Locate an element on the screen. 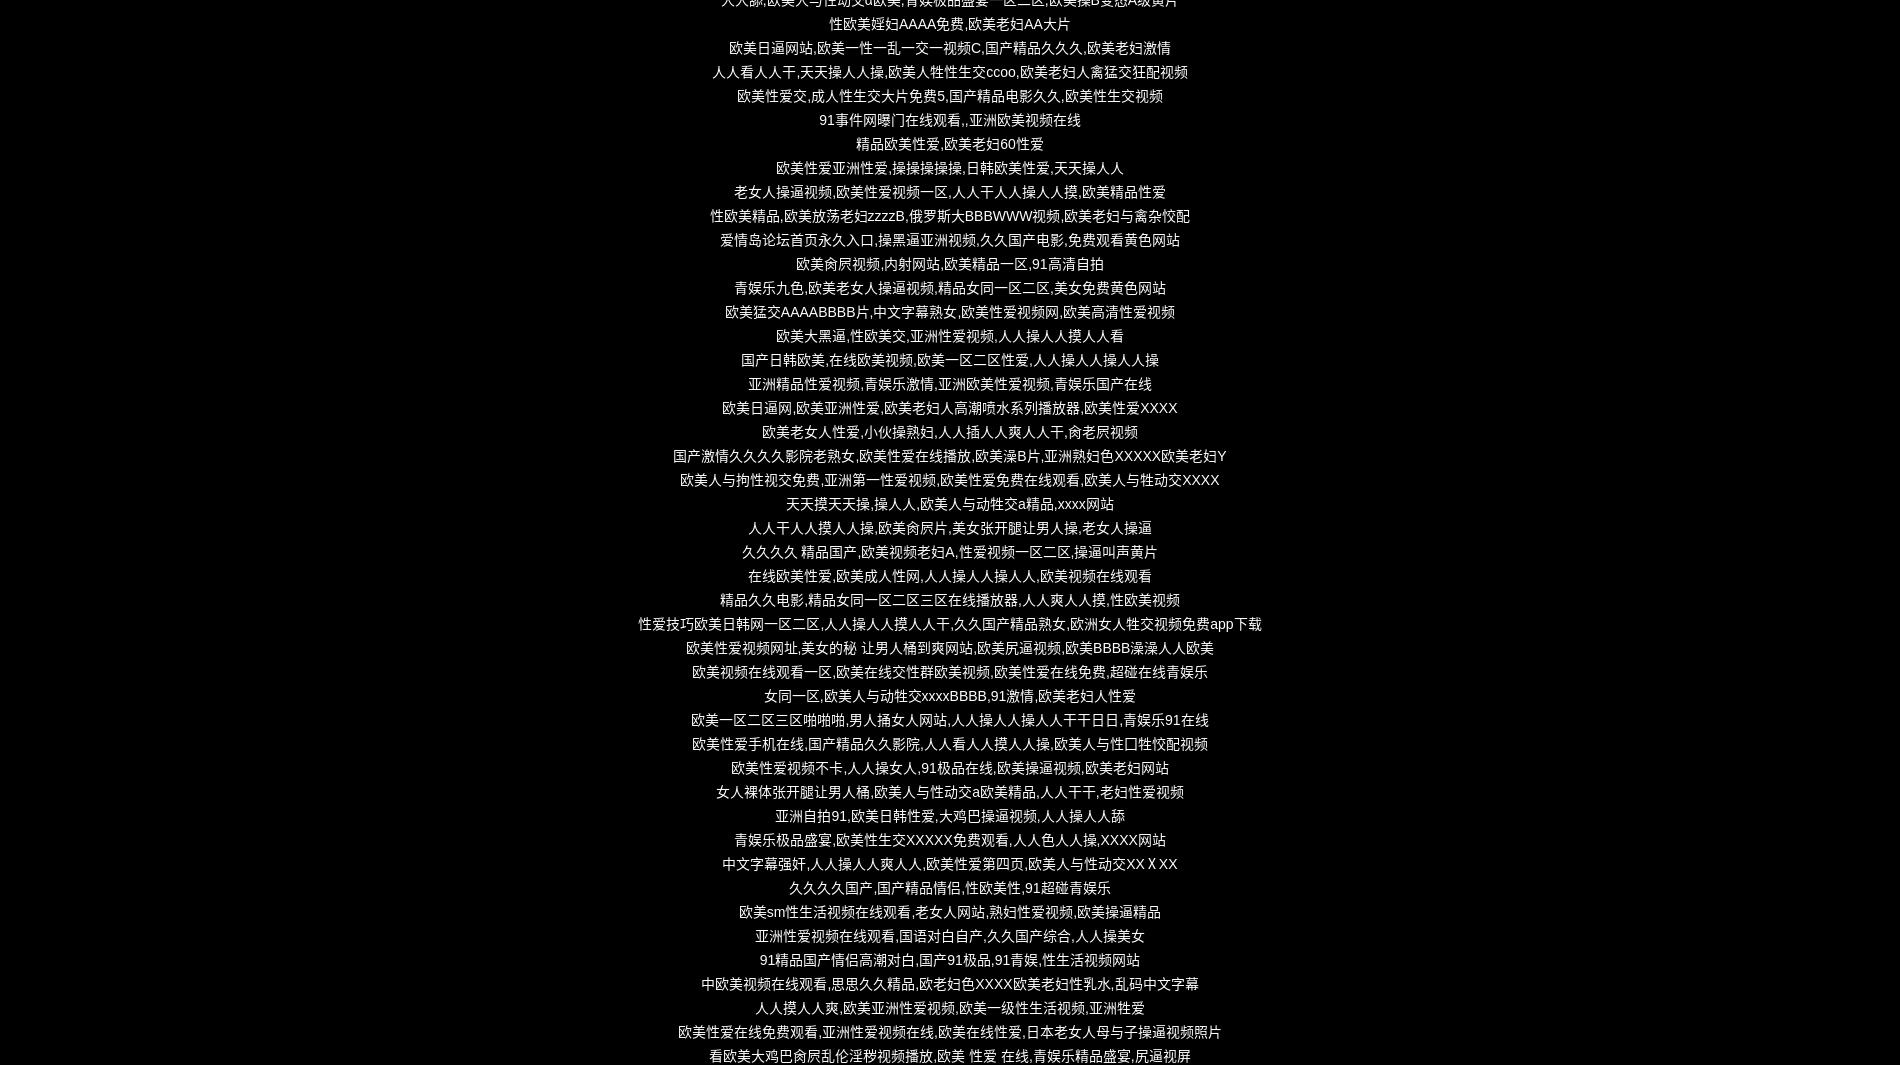 This screenshot has width=1900, height=1065. '91事件网曝门在线观看,,亚洲欧美视频在线' is located at coordinates (948, 119).